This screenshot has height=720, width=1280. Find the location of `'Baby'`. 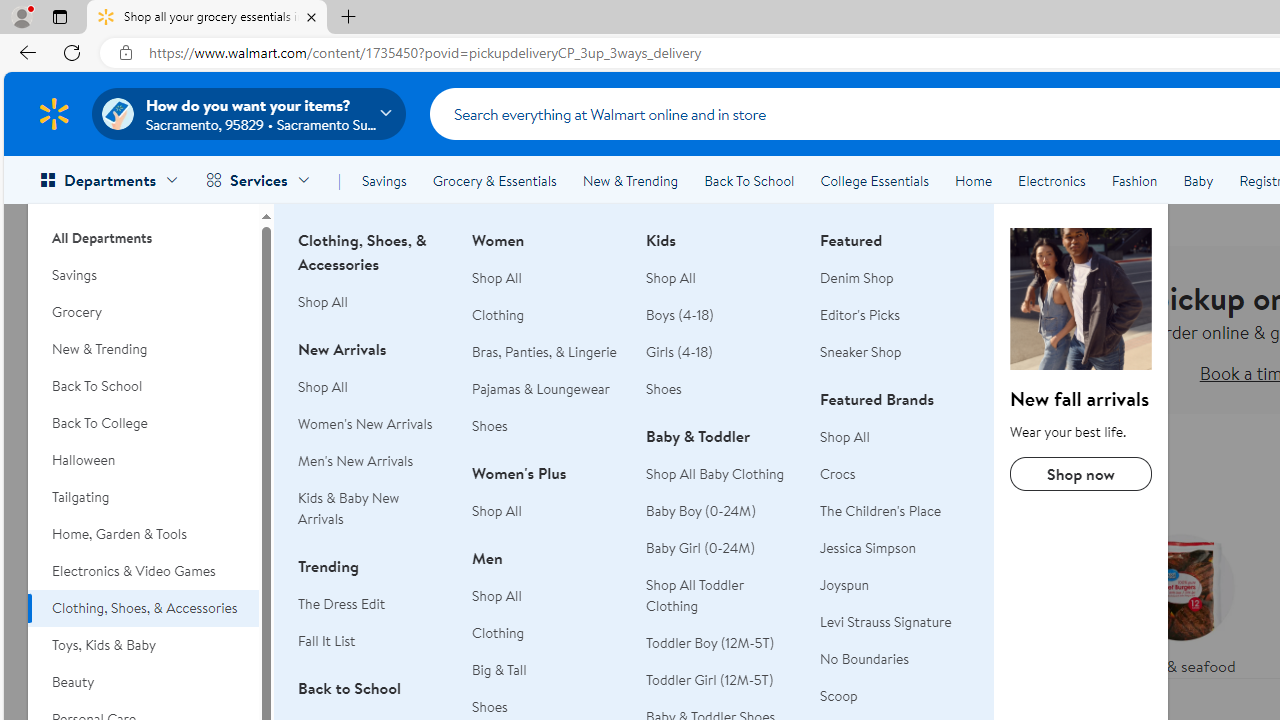

'Baby' is located at coordinates (1198, 181).